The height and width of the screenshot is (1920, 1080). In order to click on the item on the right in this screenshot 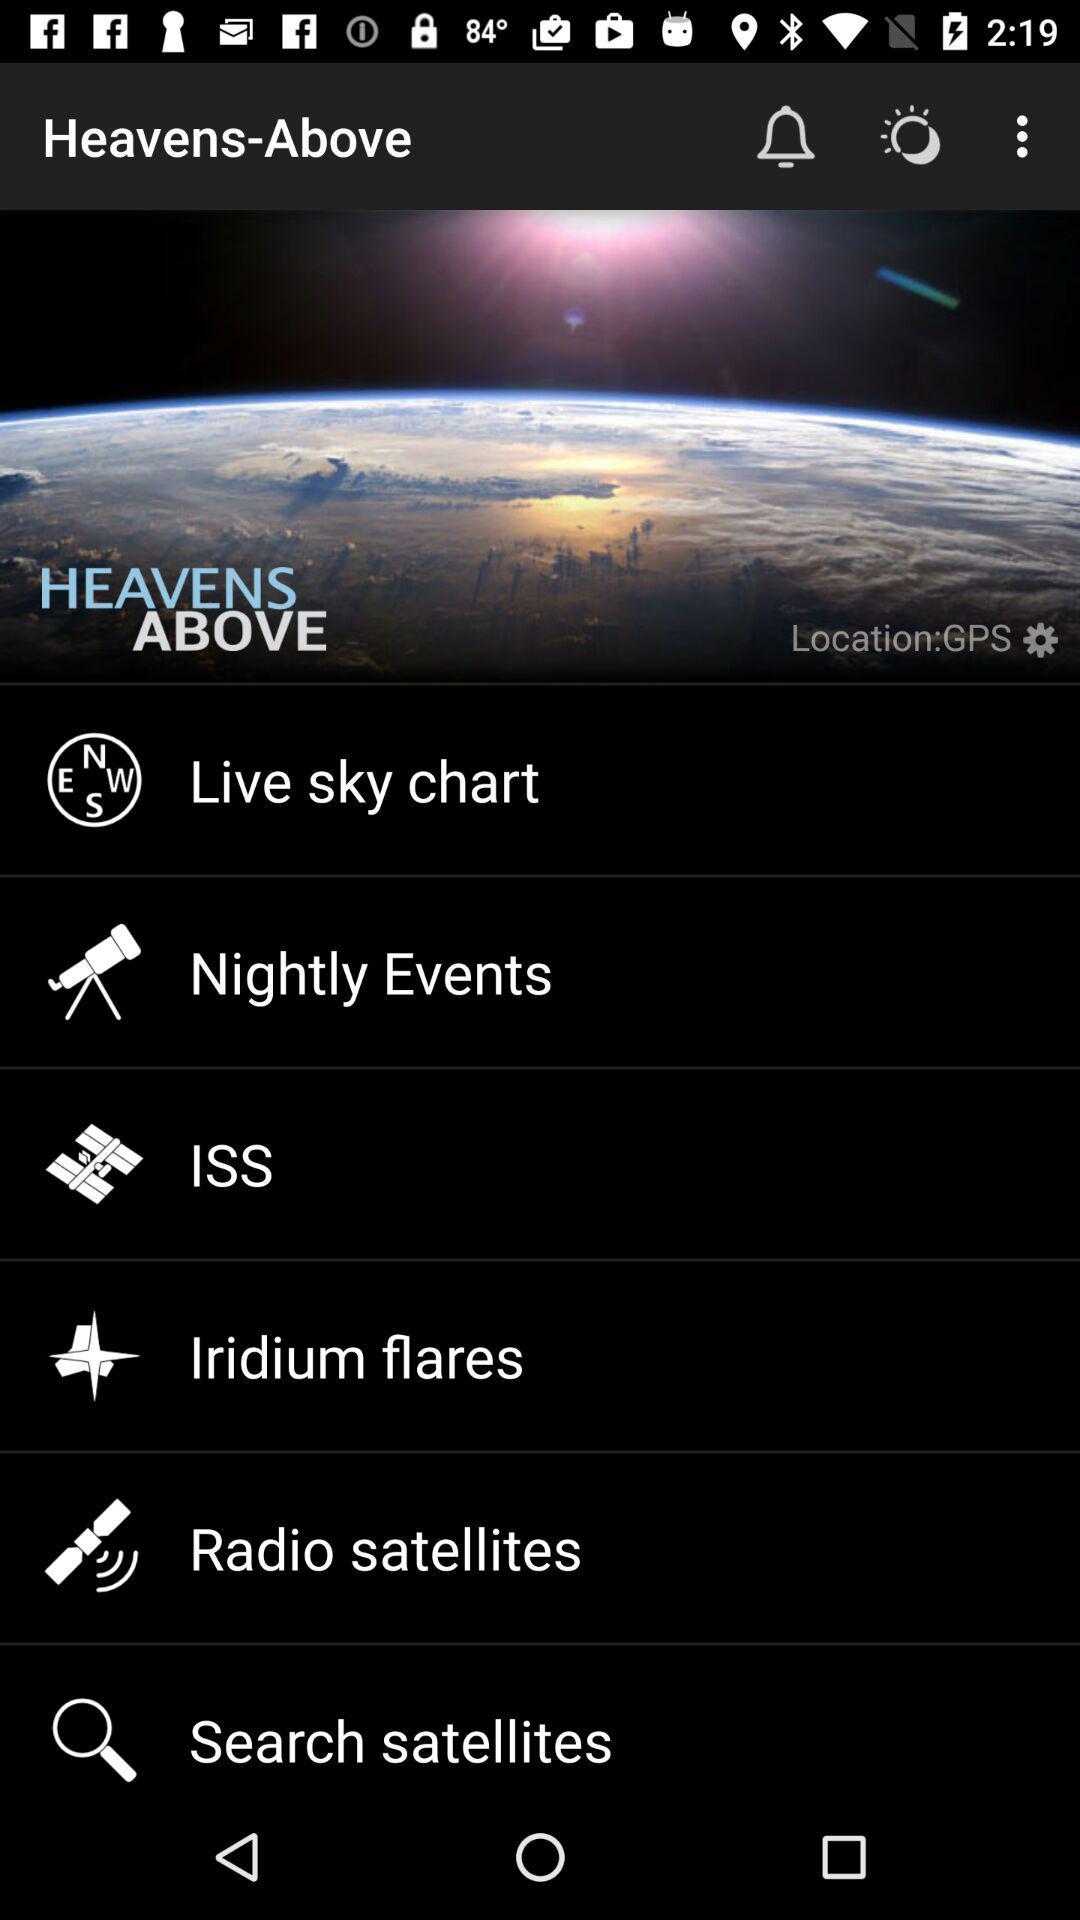, I will do `click(1044, 652)`.